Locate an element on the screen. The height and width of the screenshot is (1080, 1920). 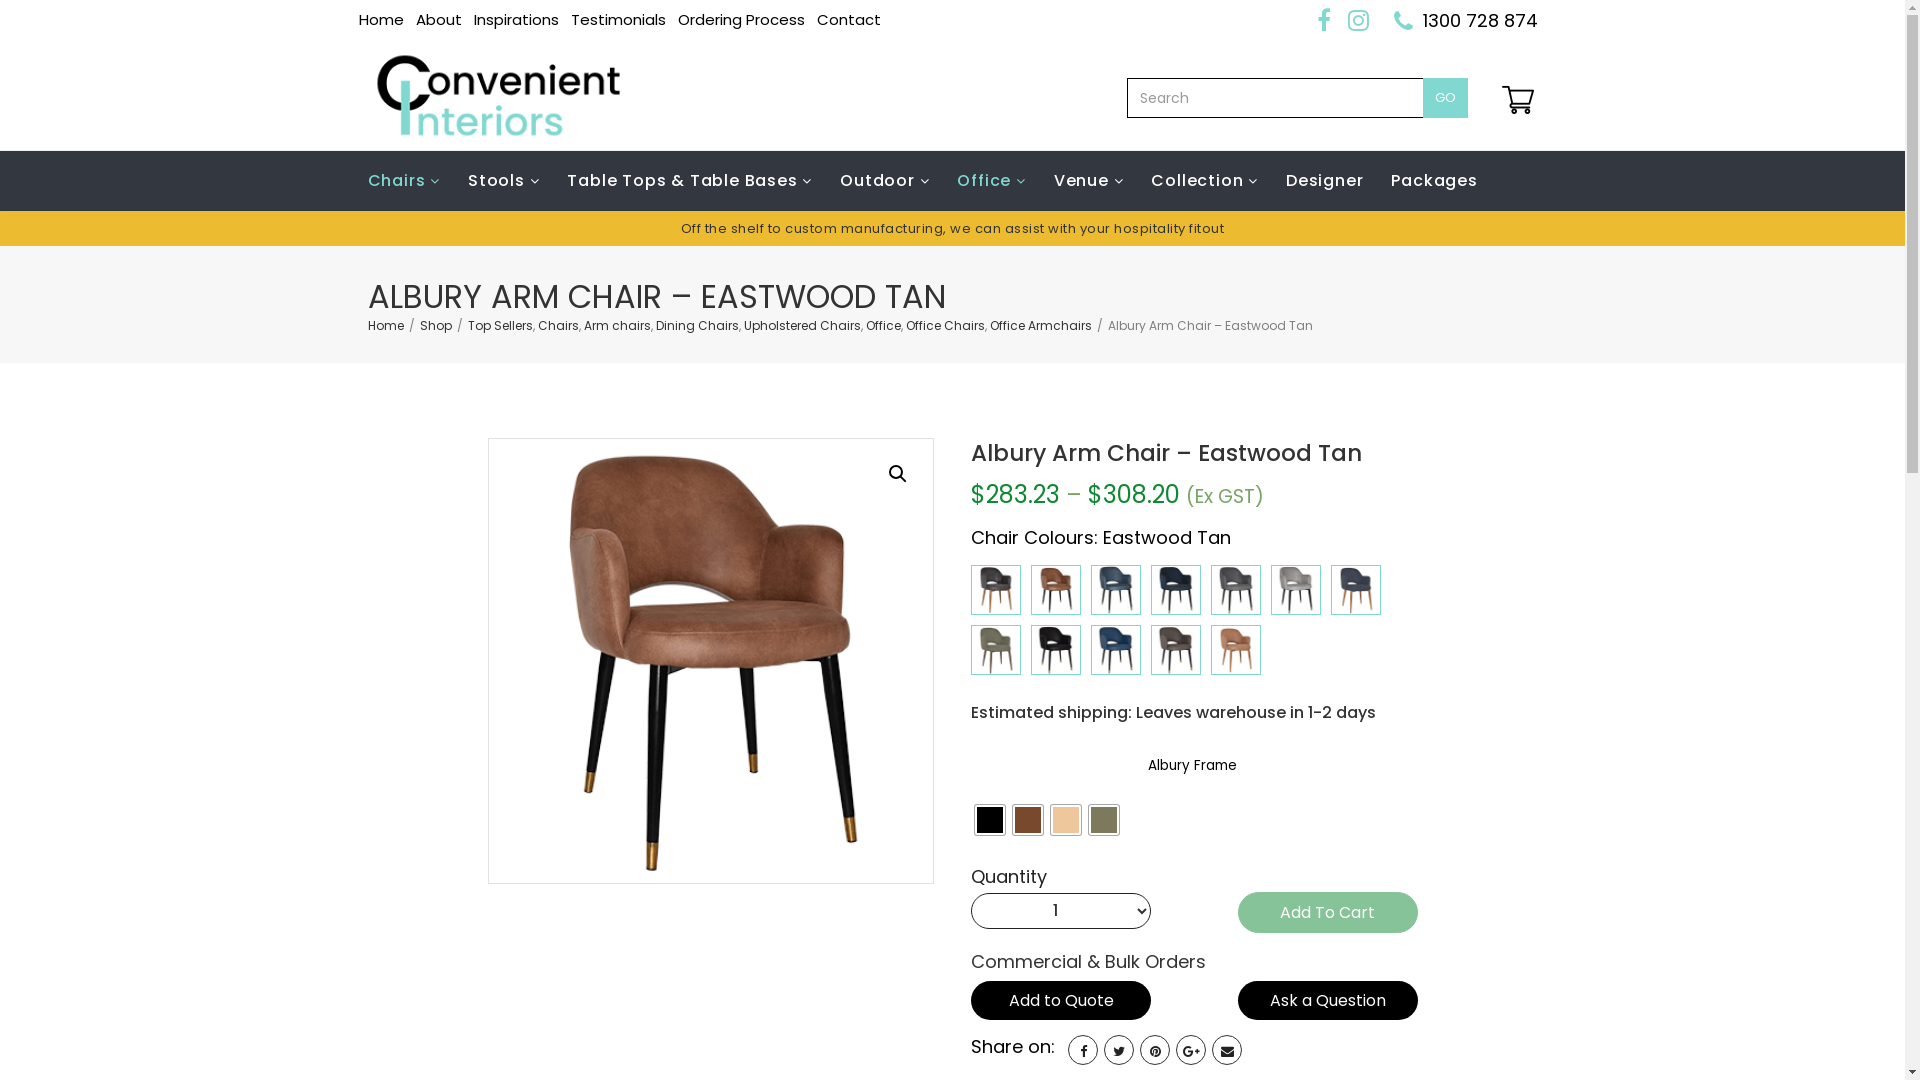
'Arm chairs' is located at coordinates (583, 324).